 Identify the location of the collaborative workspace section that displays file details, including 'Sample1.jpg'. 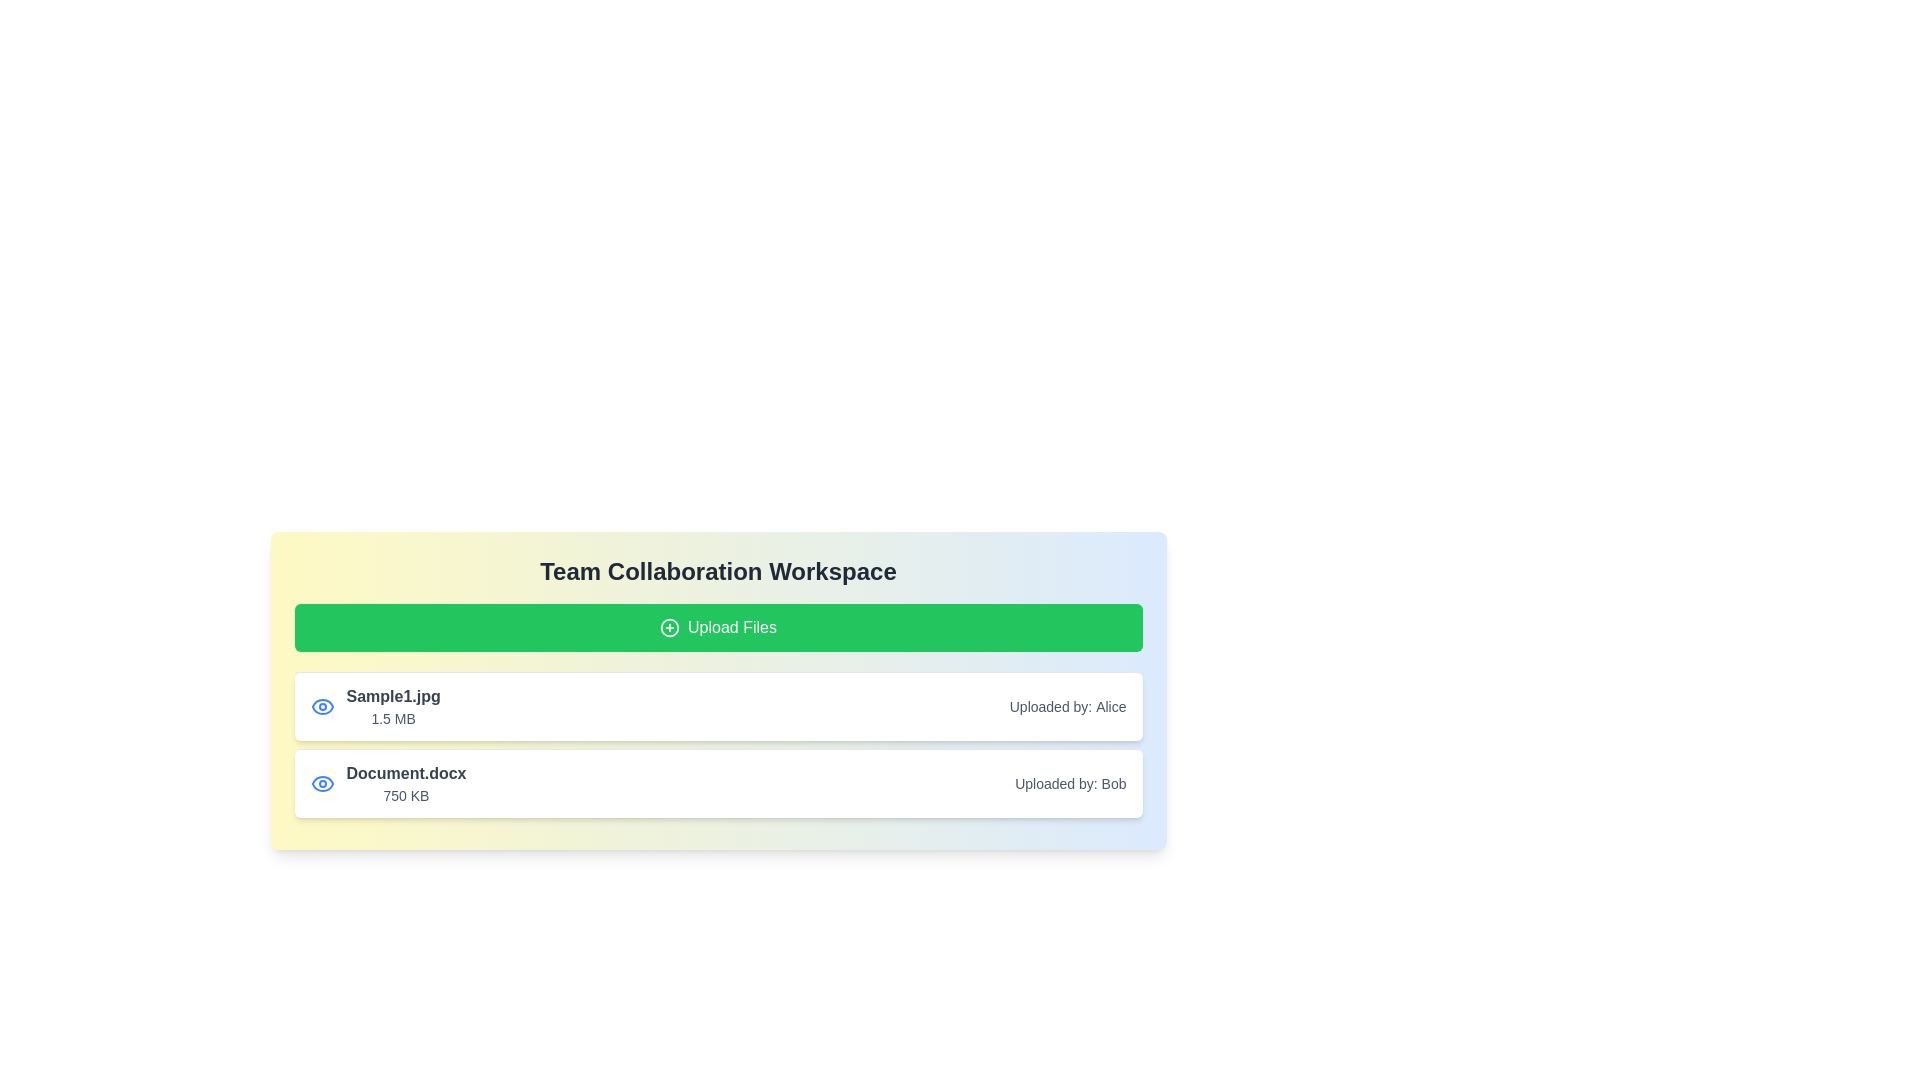
(718, 689).